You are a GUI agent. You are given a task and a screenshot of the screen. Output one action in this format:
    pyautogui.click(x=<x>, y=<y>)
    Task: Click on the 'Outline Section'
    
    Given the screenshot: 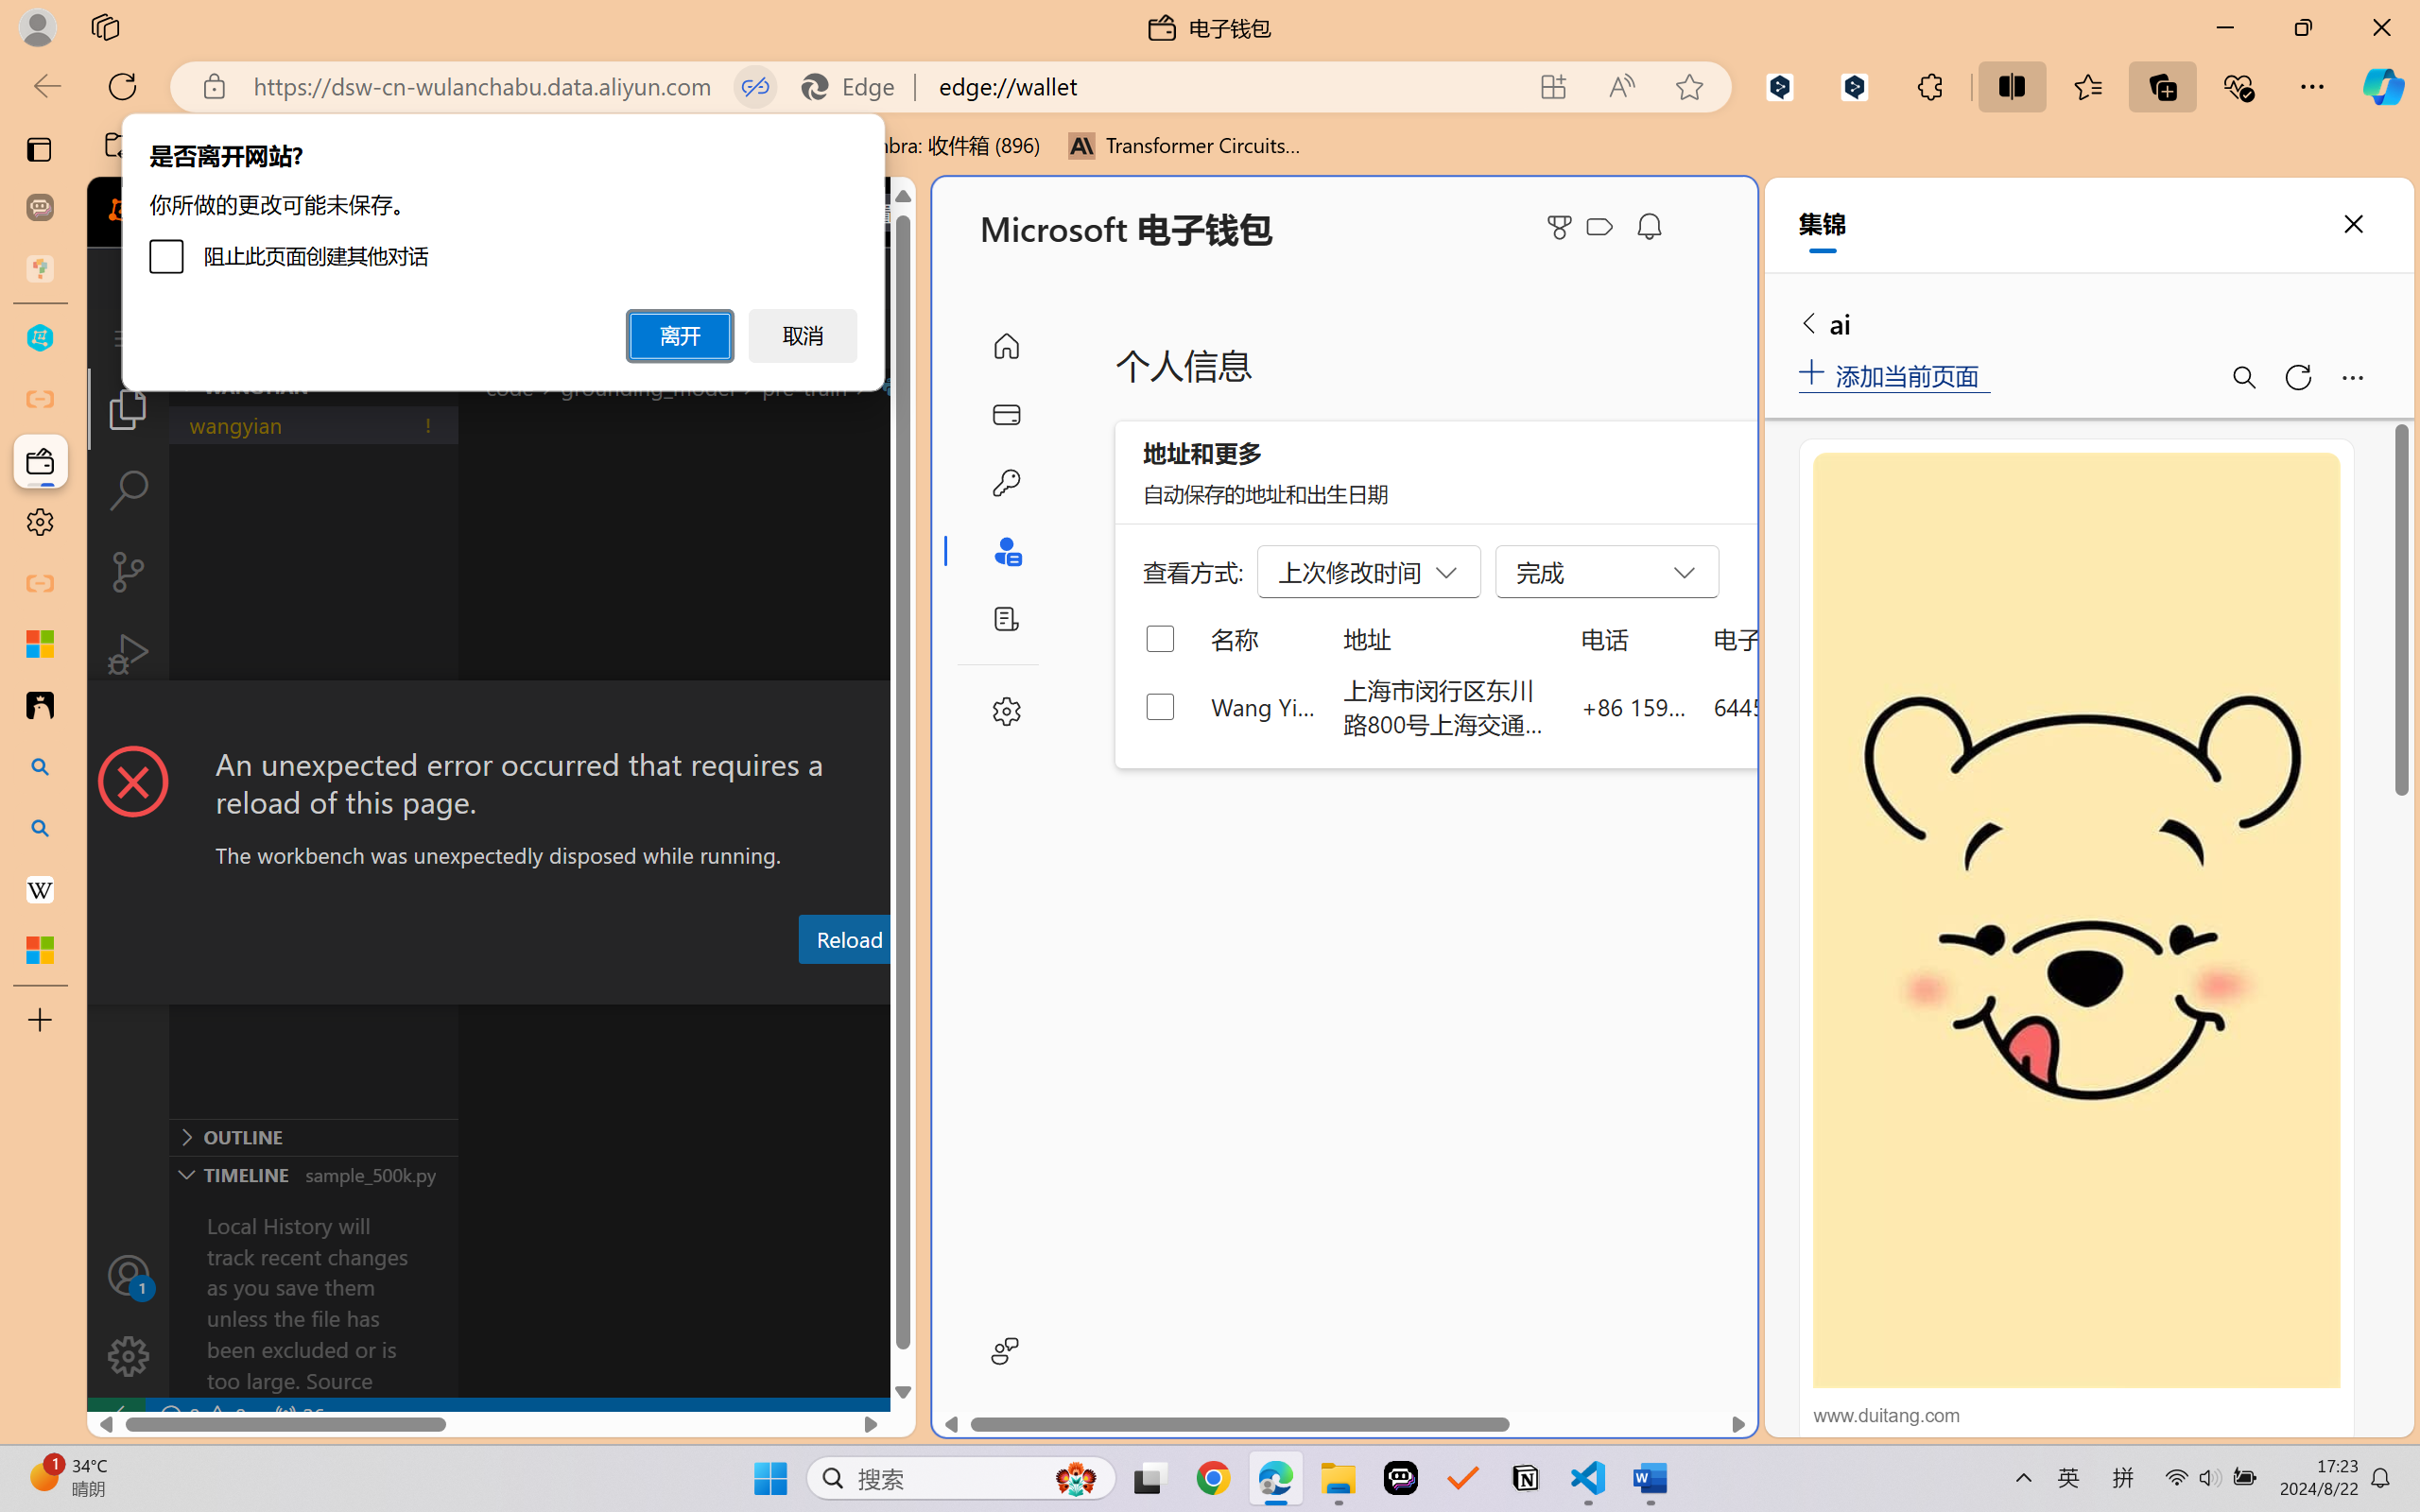 What is the action you would take?
    pyautogui.click(x=313, y=1135)
    